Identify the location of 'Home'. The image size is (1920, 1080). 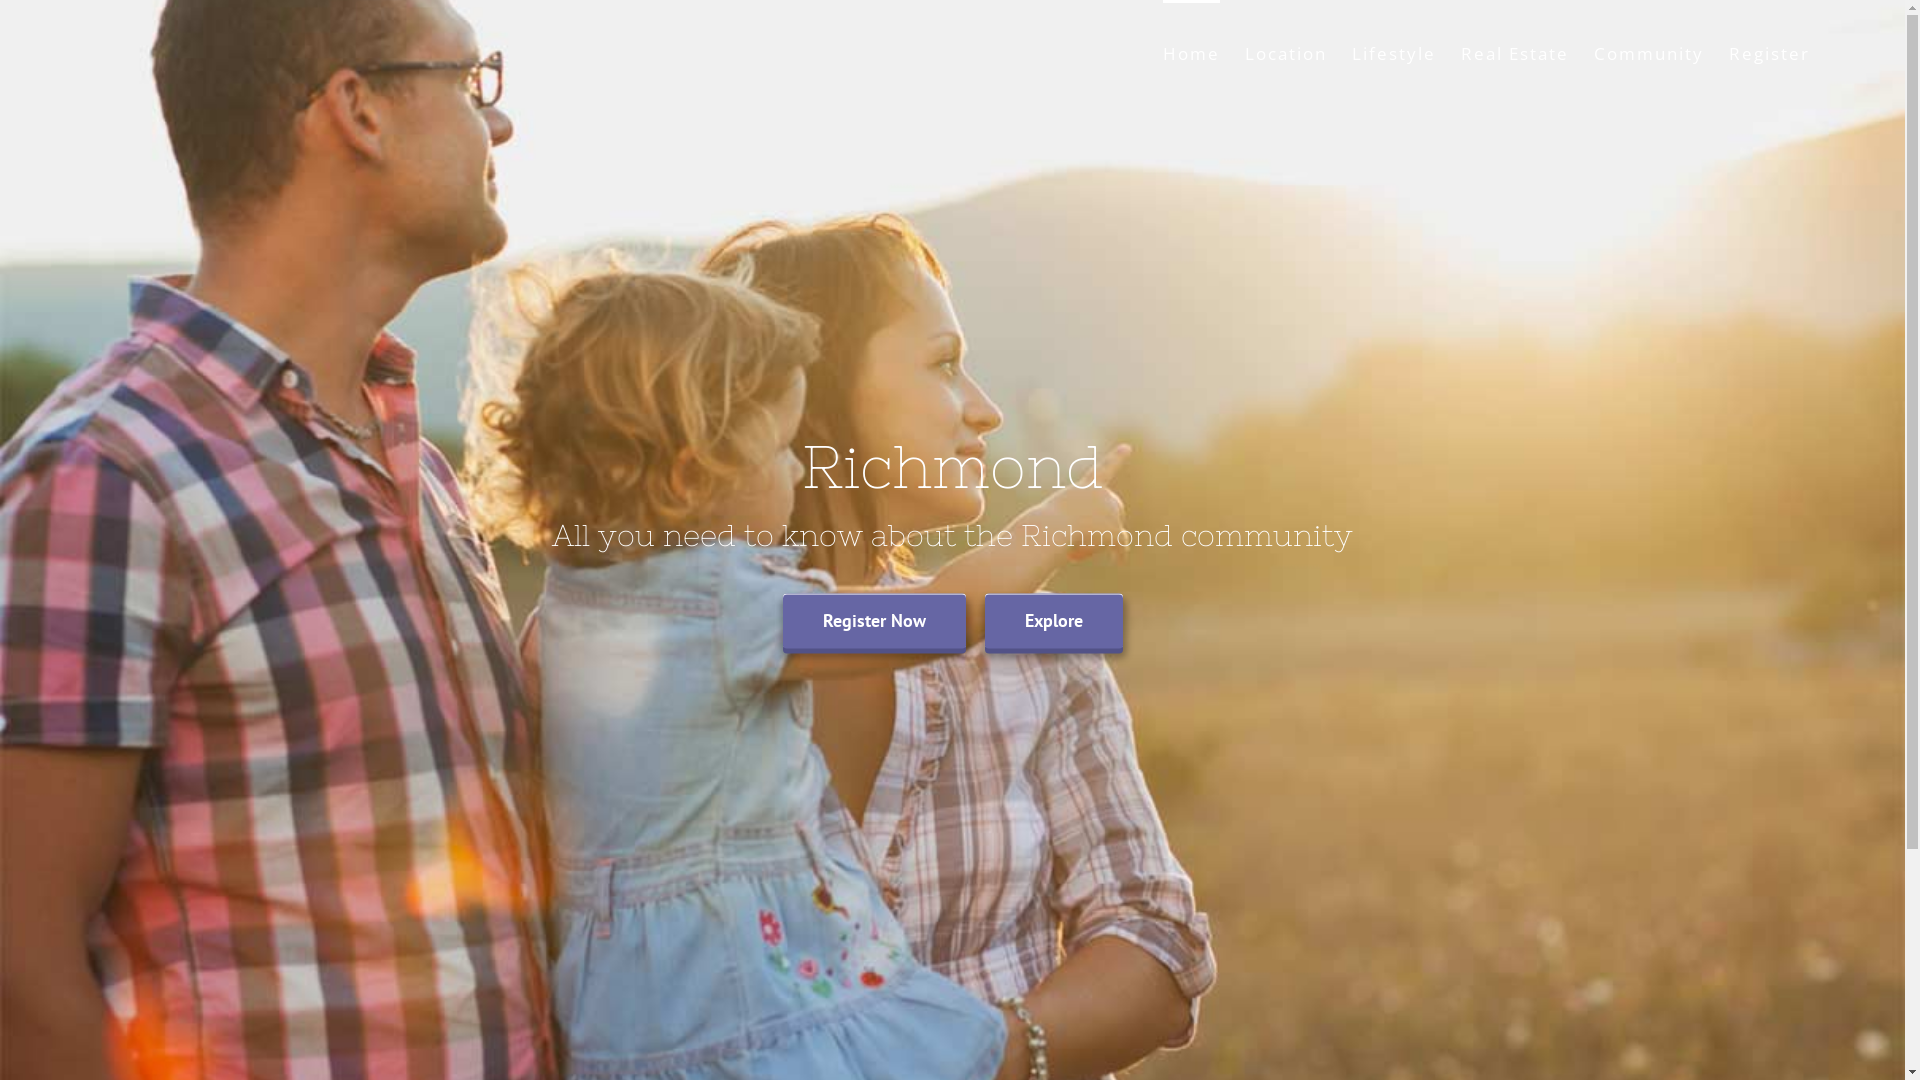
(1162, 50).